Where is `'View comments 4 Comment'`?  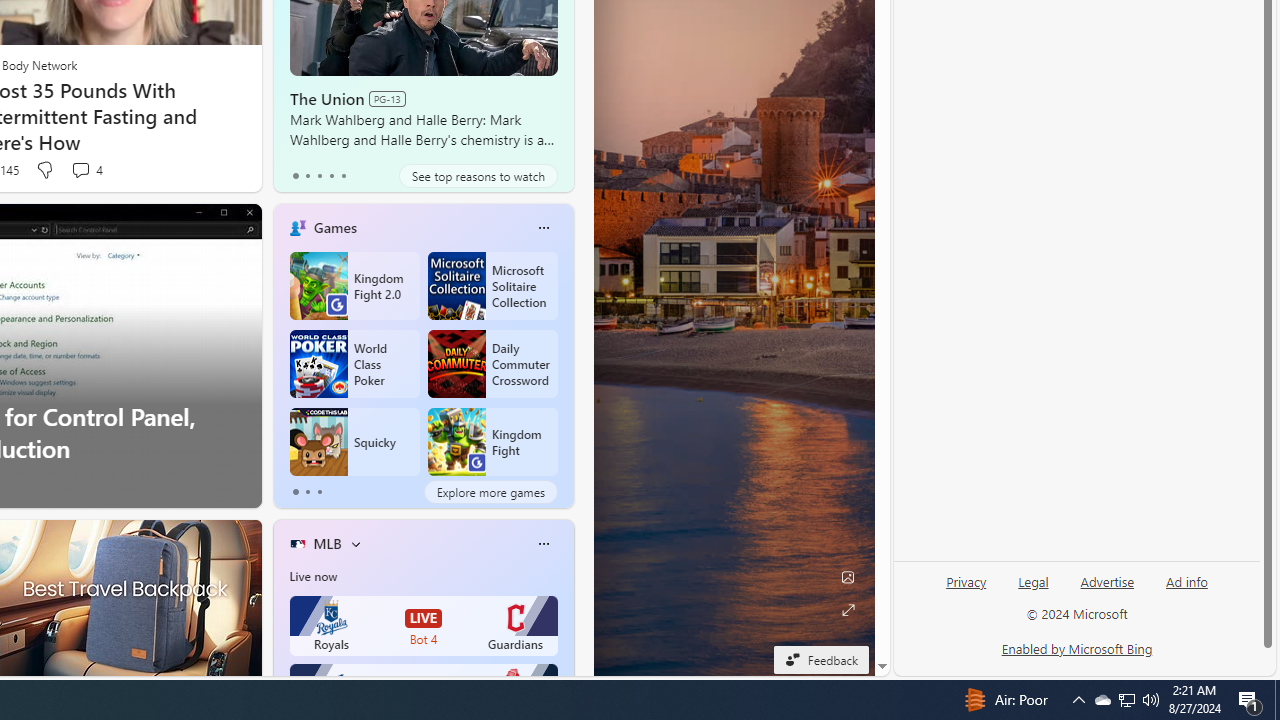
'View comments 4 Comment' is located at coordinates (80, 168).